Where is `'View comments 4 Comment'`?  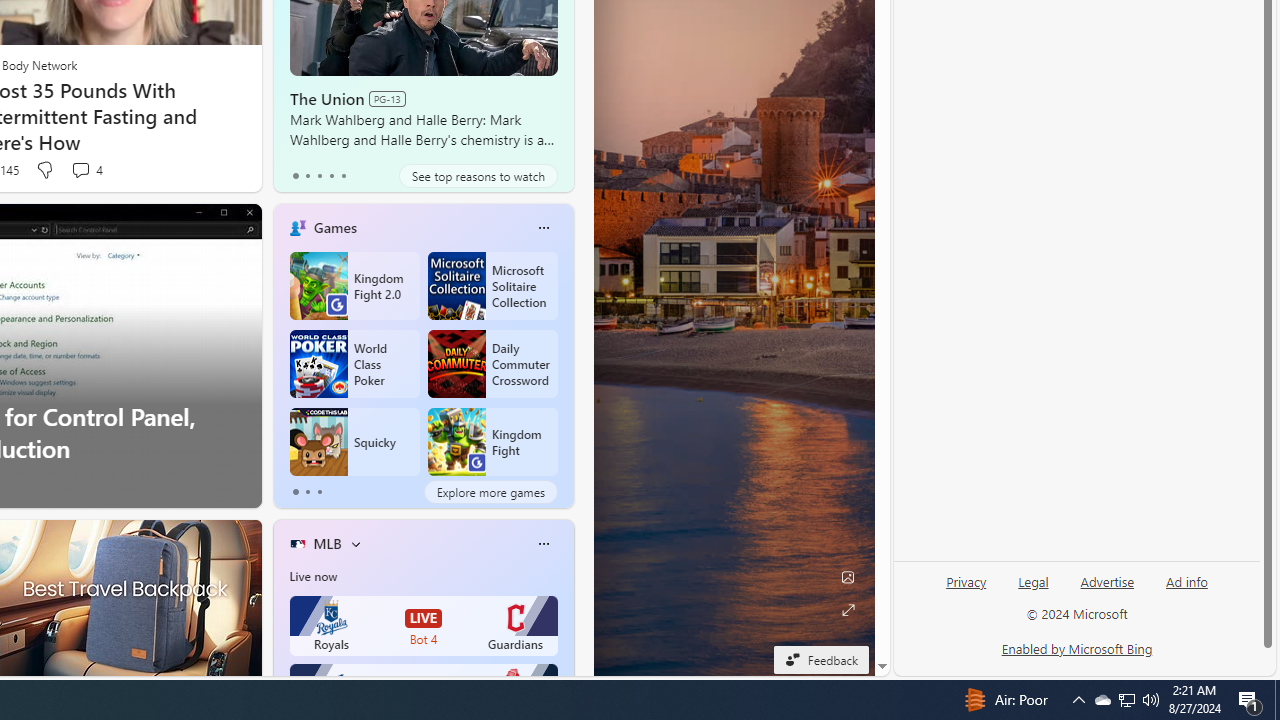
'View comments 4 Comment' is located at coordinates (80, 168).